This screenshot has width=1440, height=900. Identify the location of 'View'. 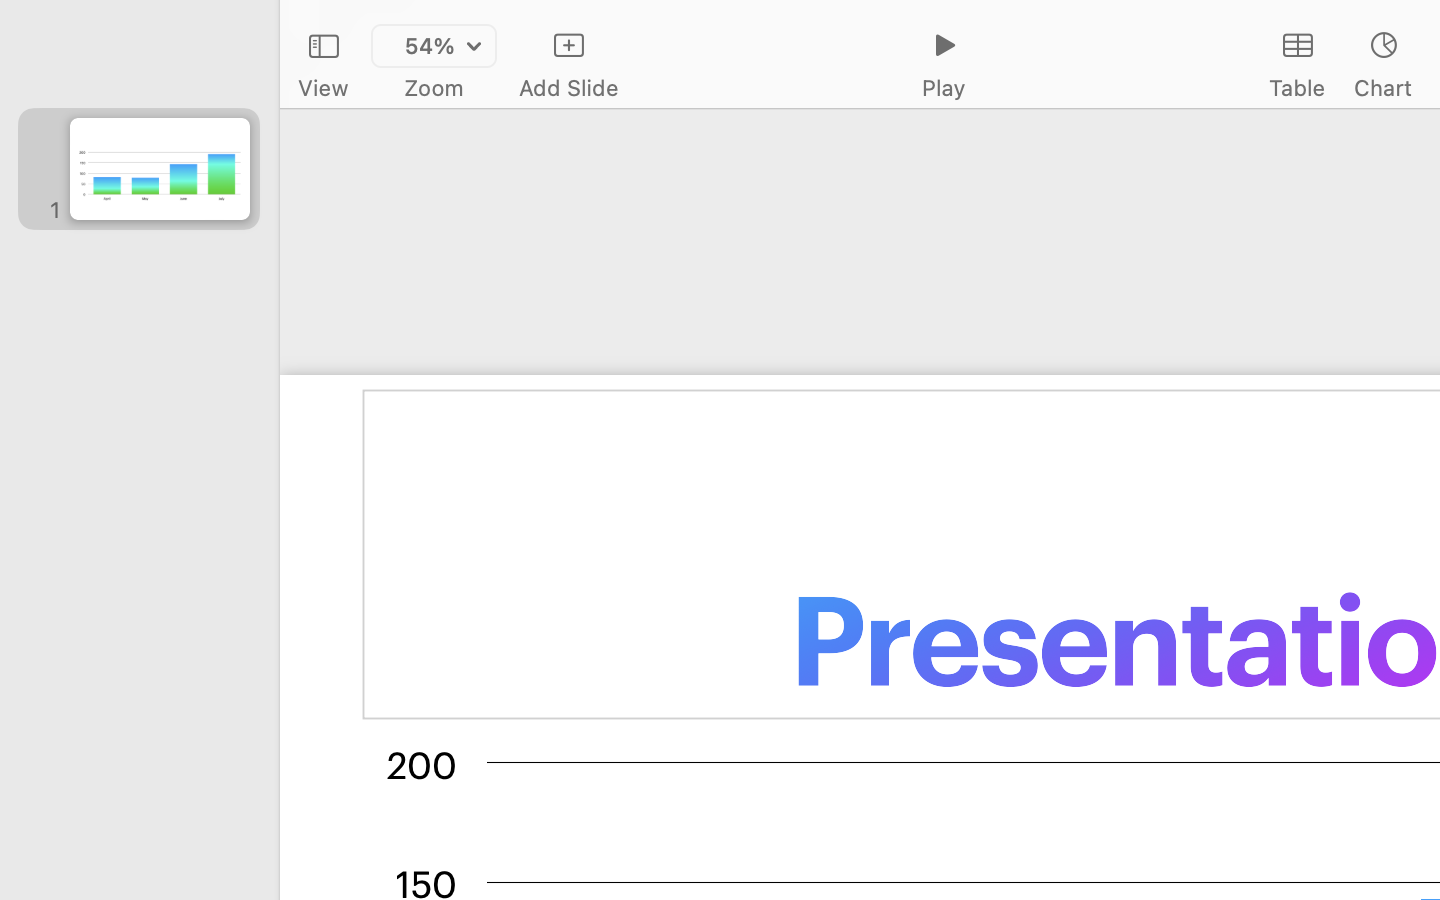
(322, 87).